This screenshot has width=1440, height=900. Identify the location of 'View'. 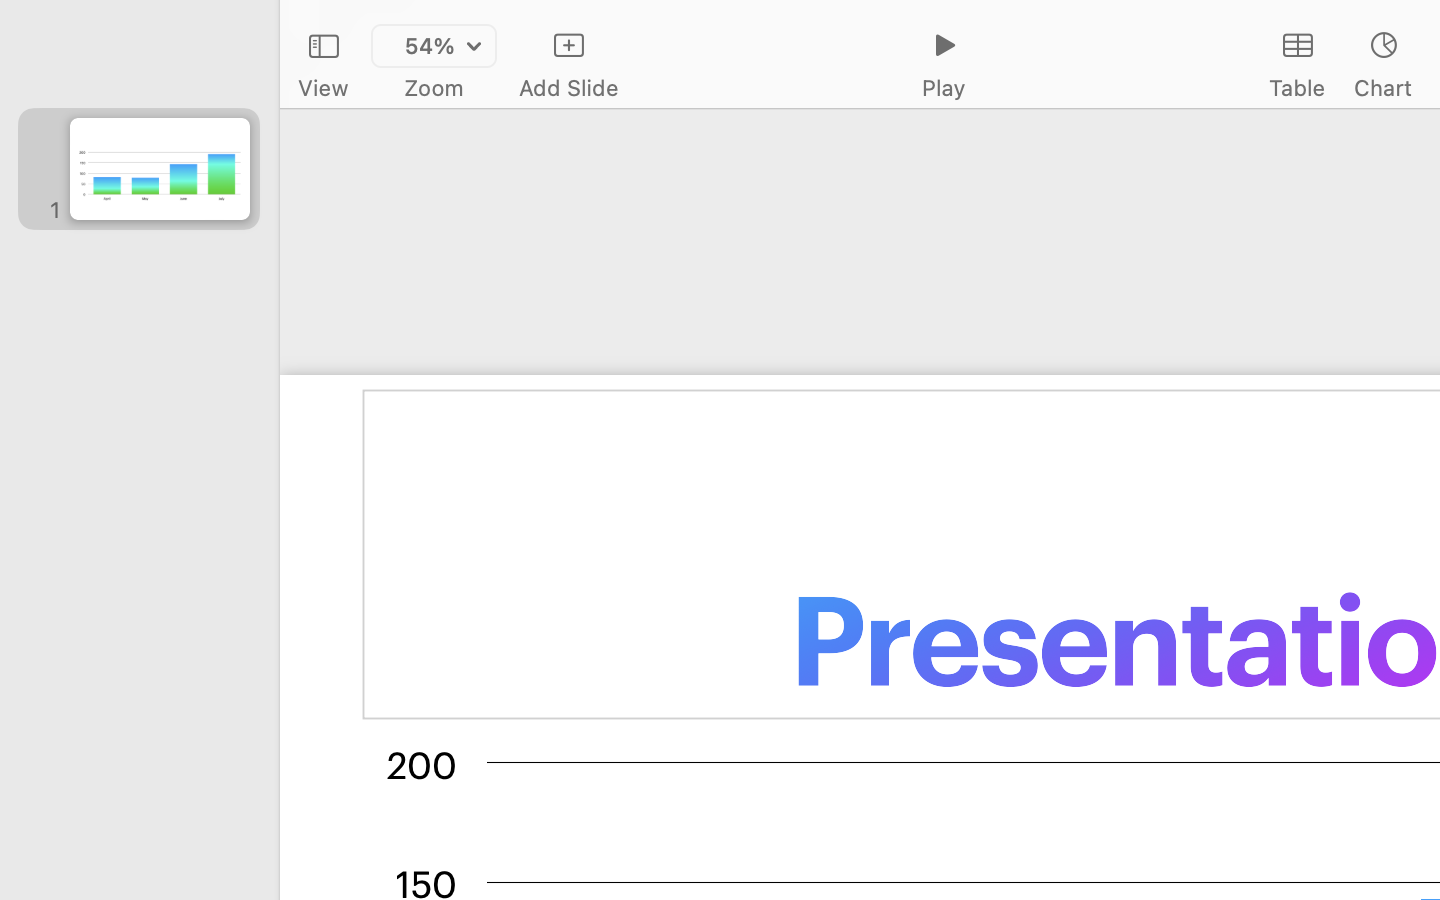
(322, 87).